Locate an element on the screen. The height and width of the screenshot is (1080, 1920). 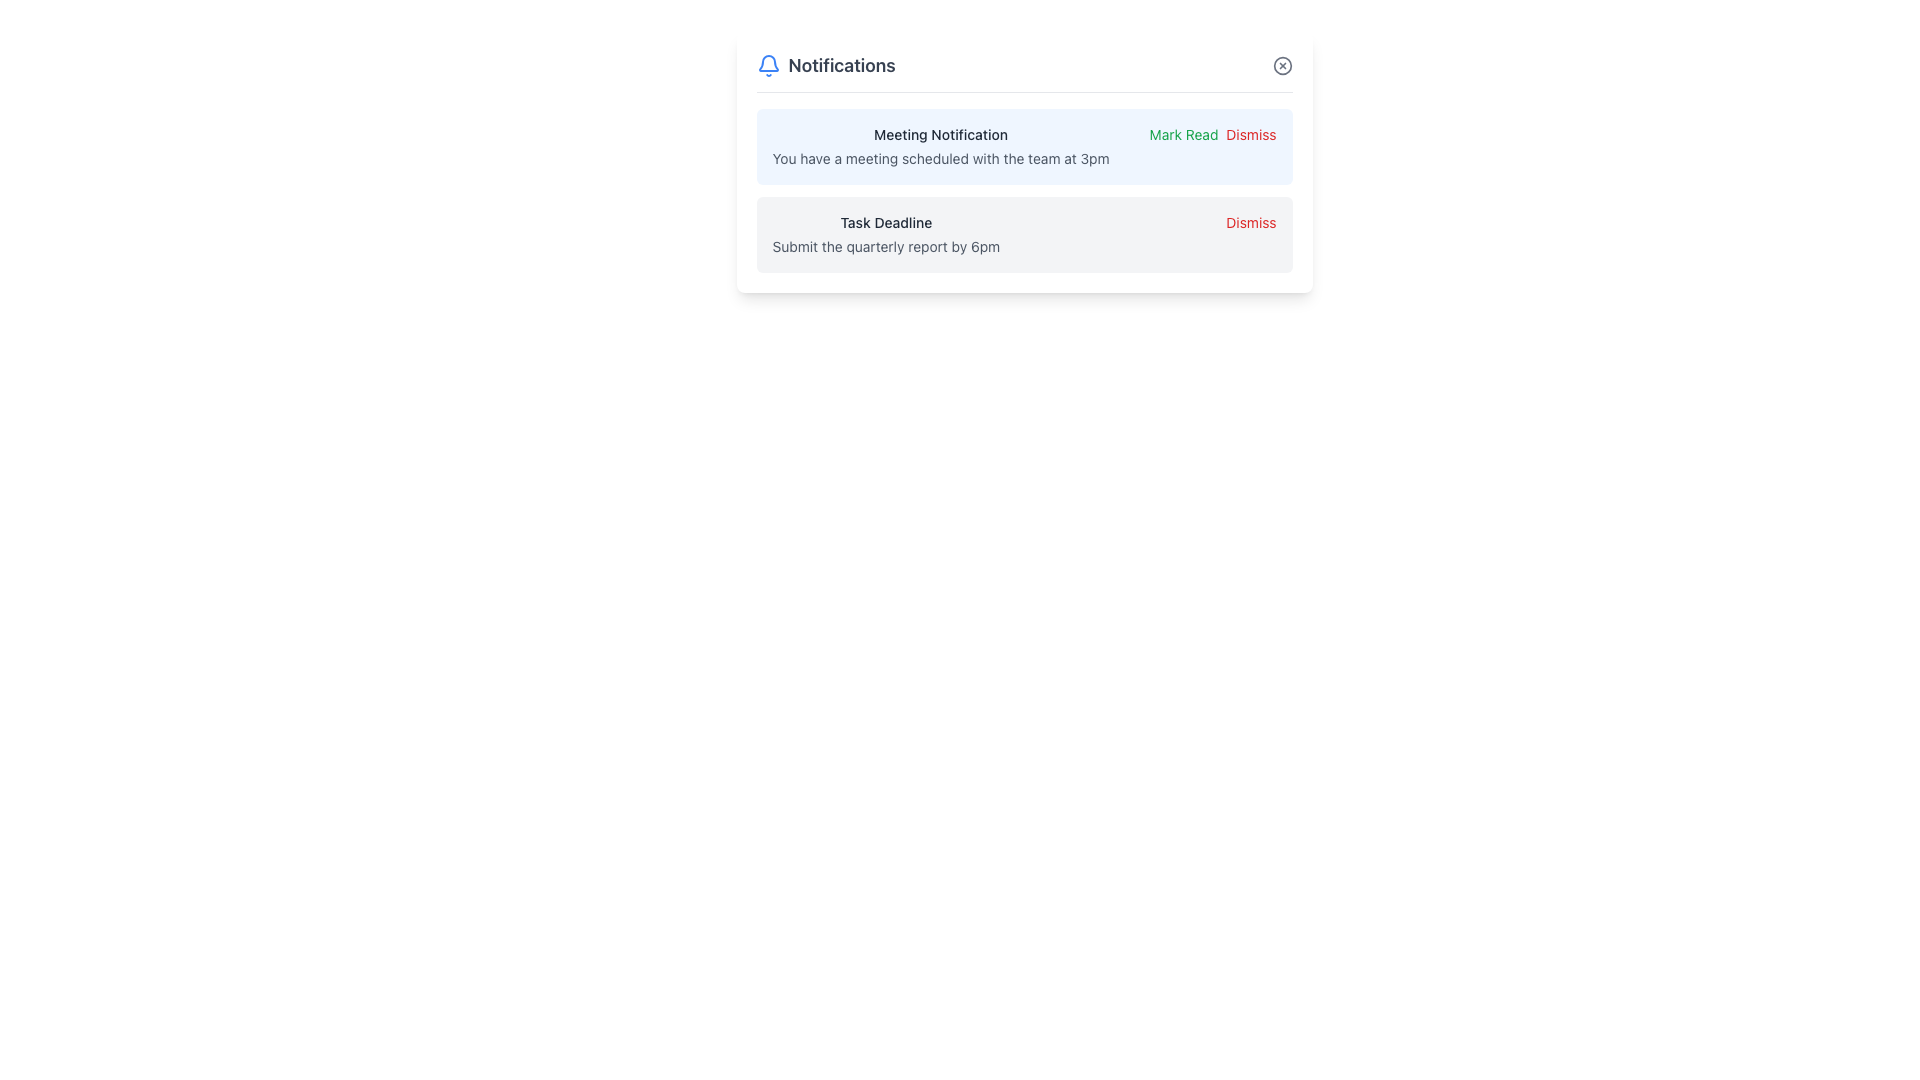
the text 'You have a meeting scheduled with the team at 3pm', which is styled in light gray color and positioned below 'Meeting Notification' is located at coordinates (939, 157).